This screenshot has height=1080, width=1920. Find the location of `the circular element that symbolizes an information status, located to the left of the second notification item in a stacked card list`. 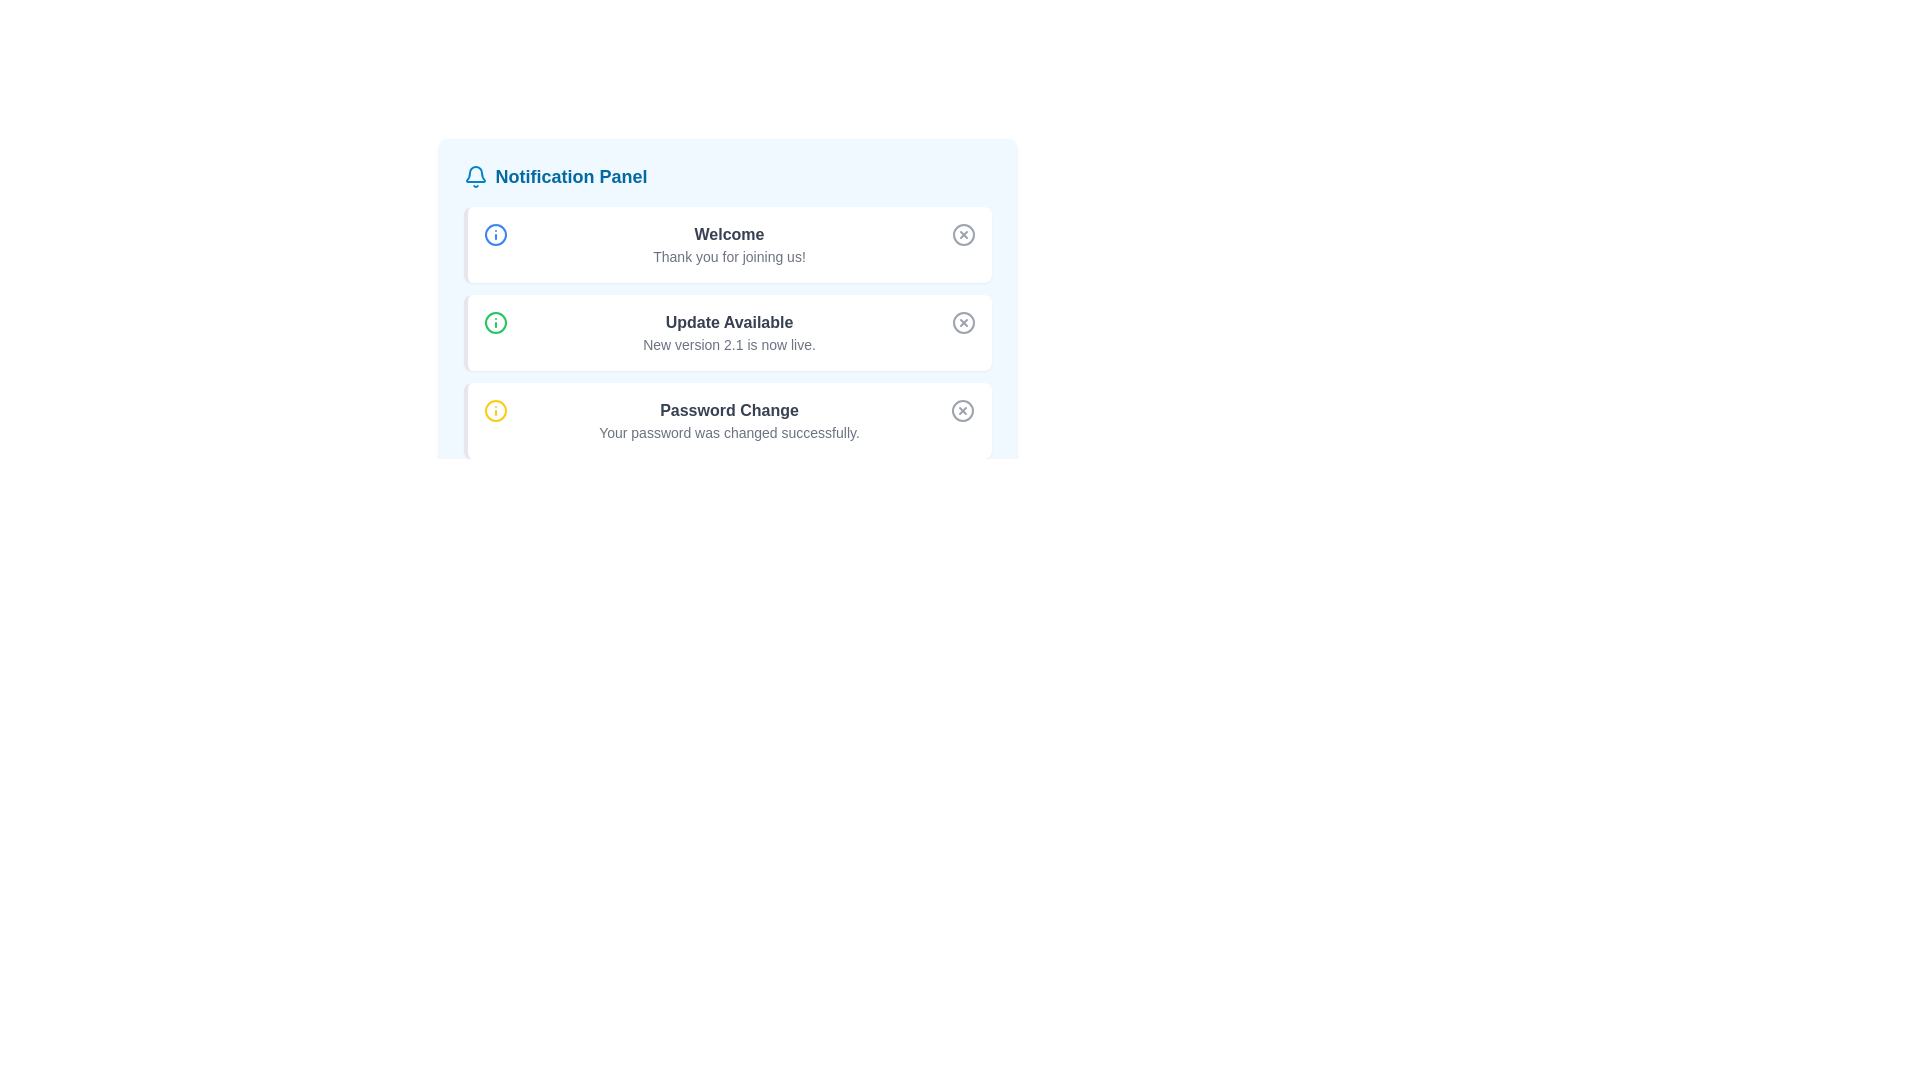

the circular element that symbolizes an information status, located to the left of the second notification item in a stacked card list is located at coordinates (495, 234).